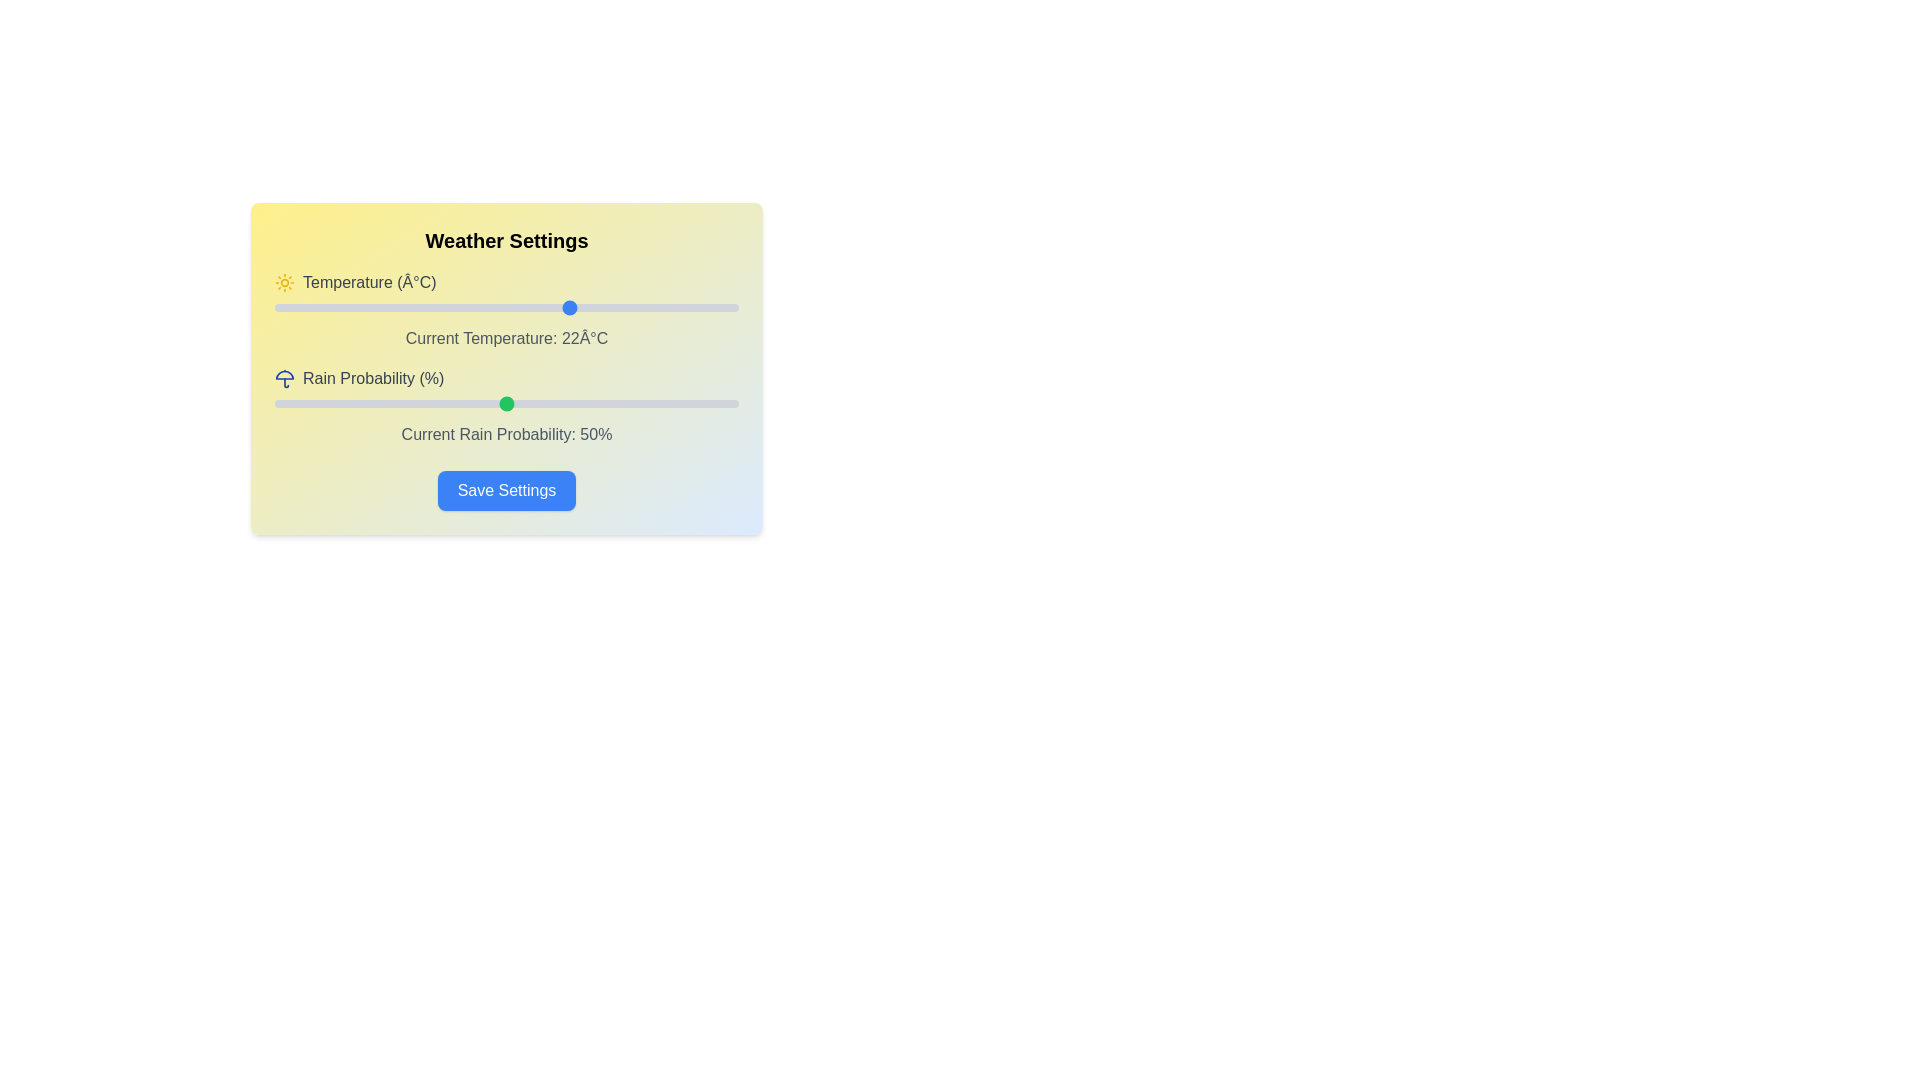  I want to click on the rain probability slider to 46%, so click(488, 404).